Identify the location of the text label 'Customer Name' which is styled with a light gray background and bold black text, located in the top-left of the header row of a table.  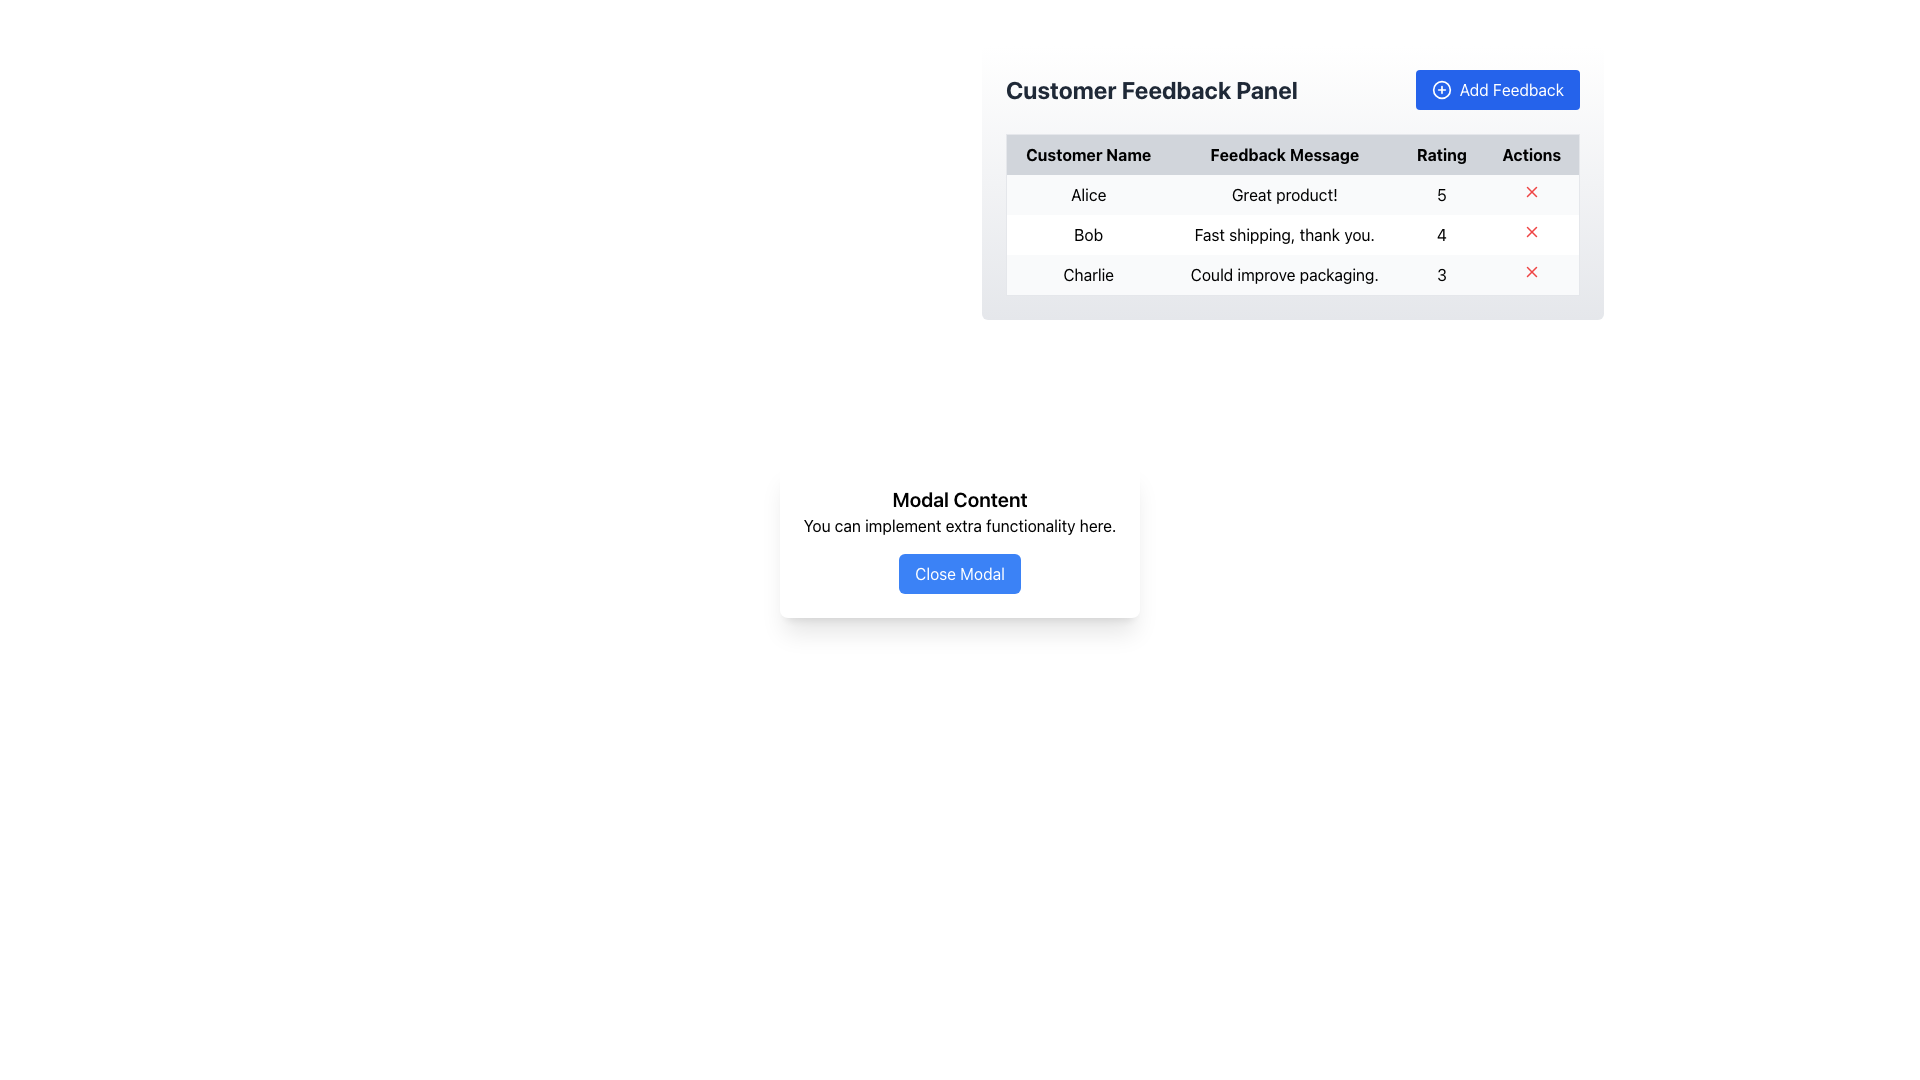
(1087, 153).